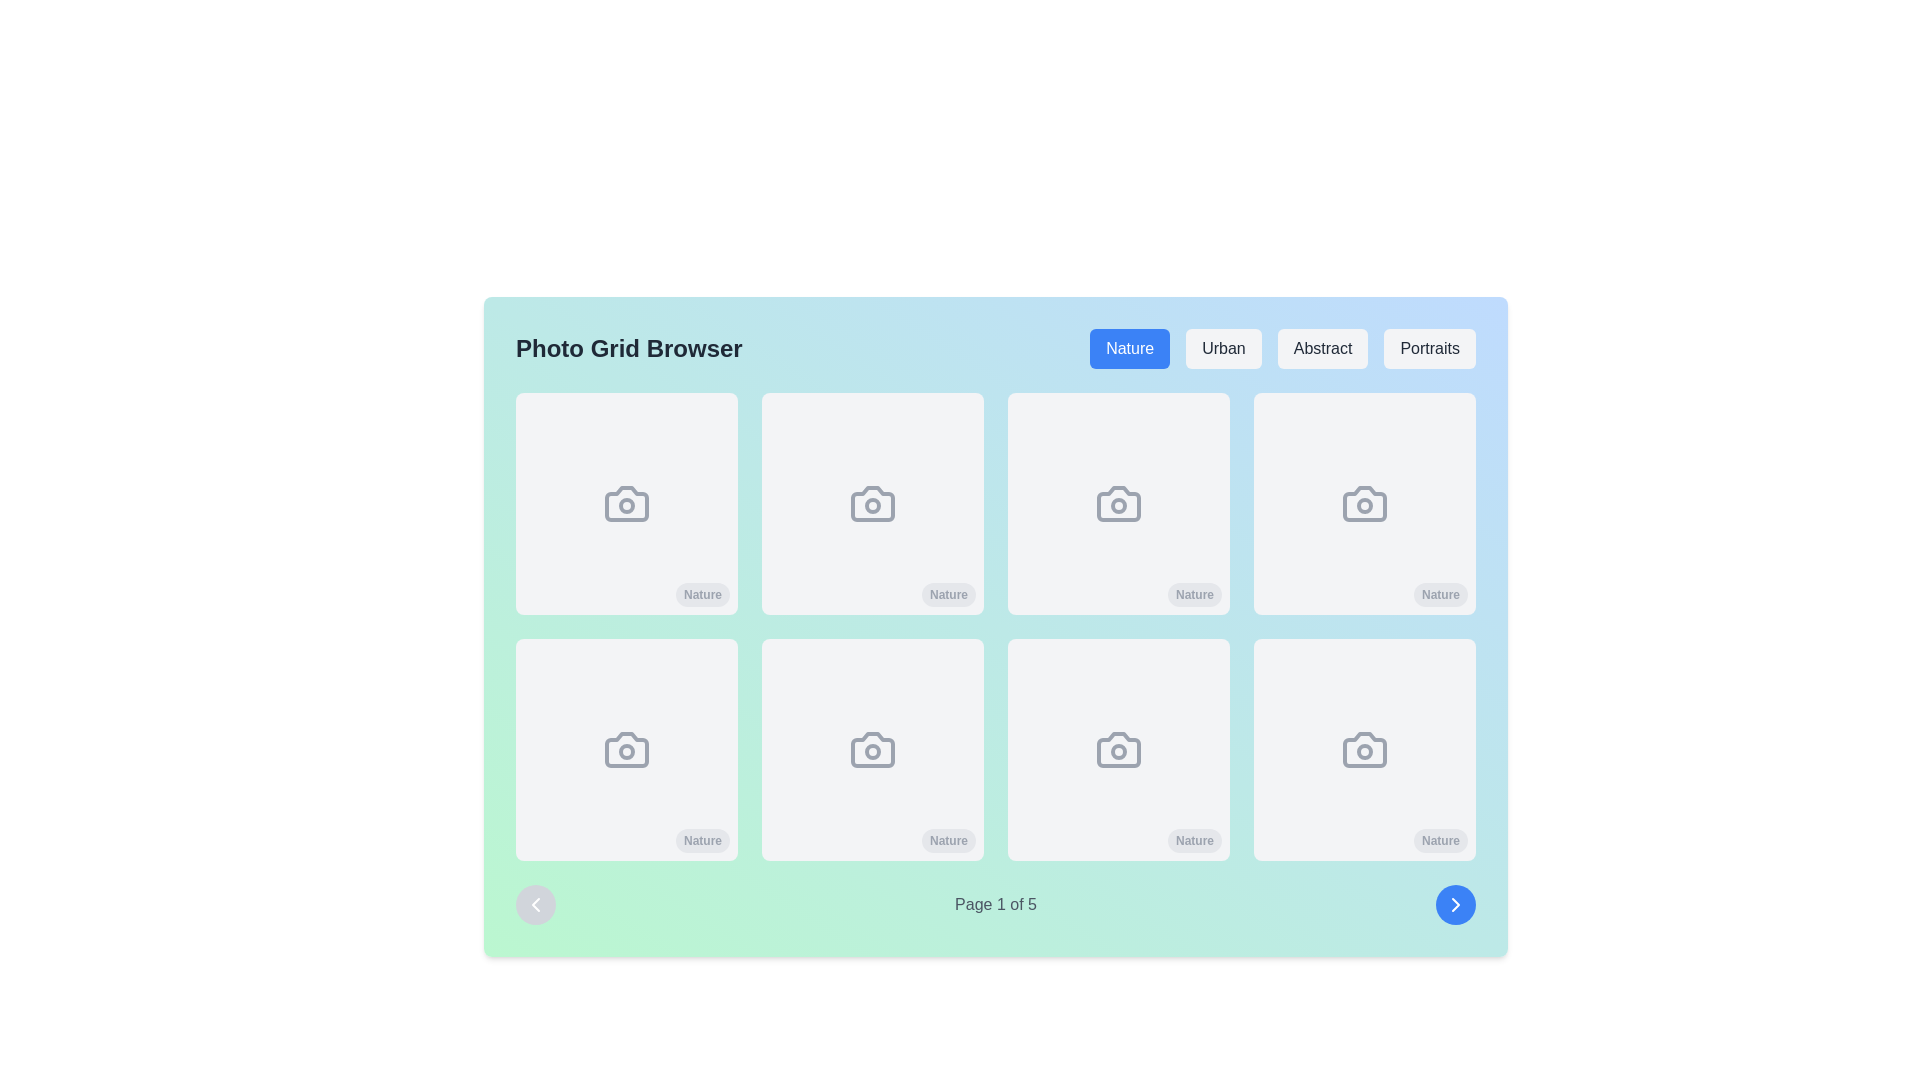  I want to click on the 'Nature' Grid Item located in the bottom-right corner of the grid, so click(1363, 749).